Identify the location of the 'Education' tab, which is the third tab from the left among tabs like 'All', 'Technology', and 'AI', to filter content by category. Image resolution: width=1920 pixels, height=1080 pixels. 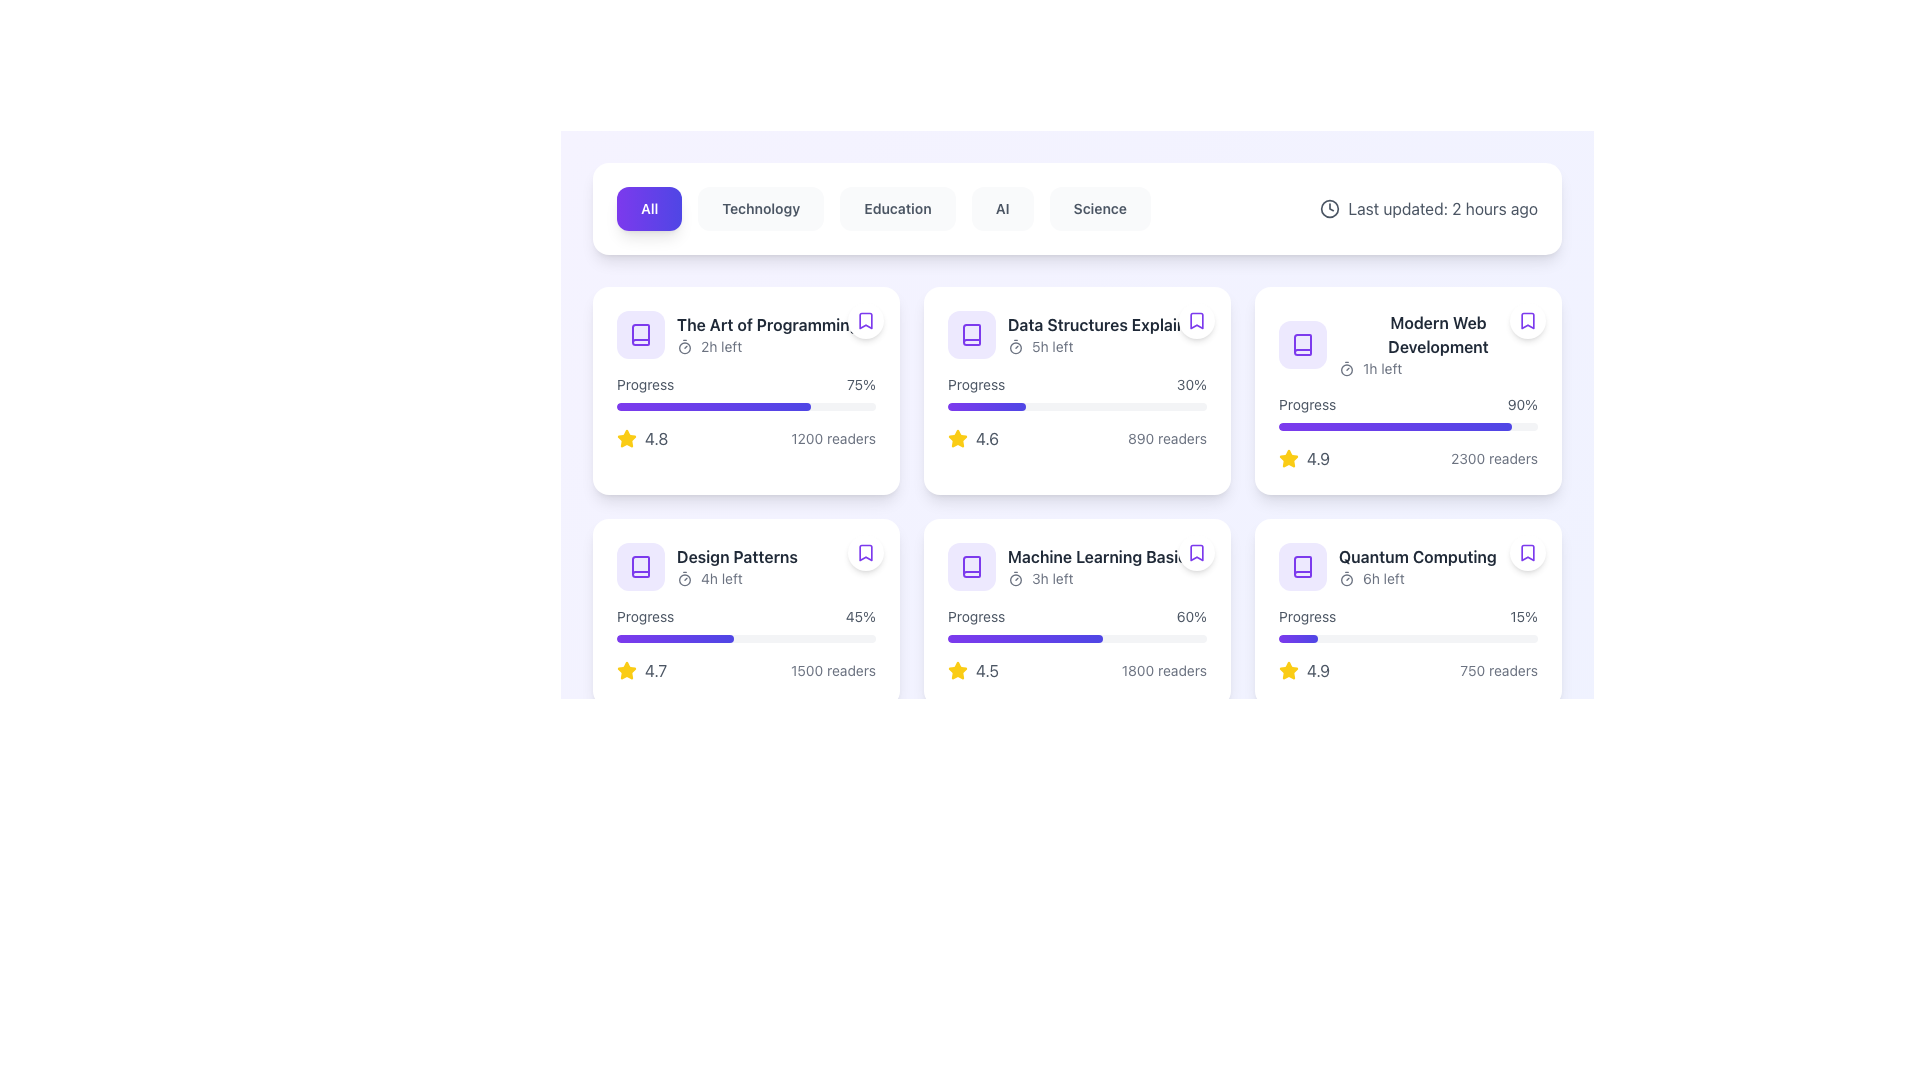
(882, 208).